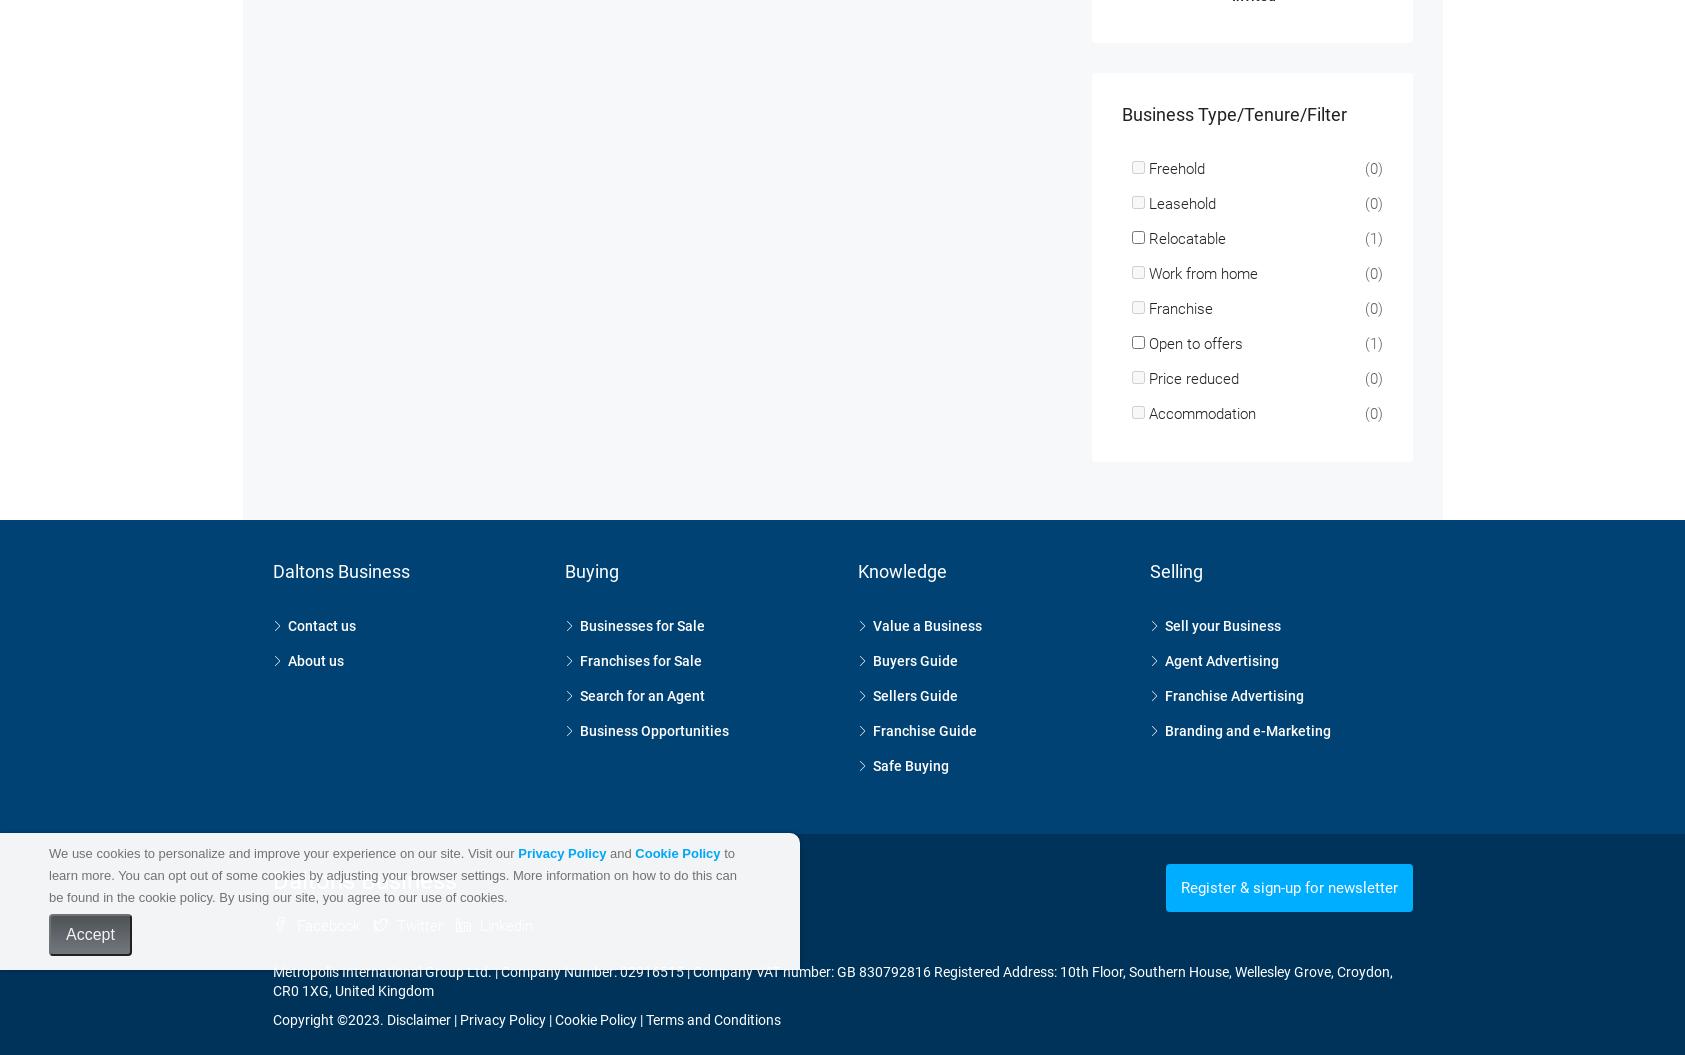 The height and width of the screenshot is (1055, 1685). Describe the element at coordinates (924, 704) in the screenshot. I see `'Franchise Guide'` at that location.